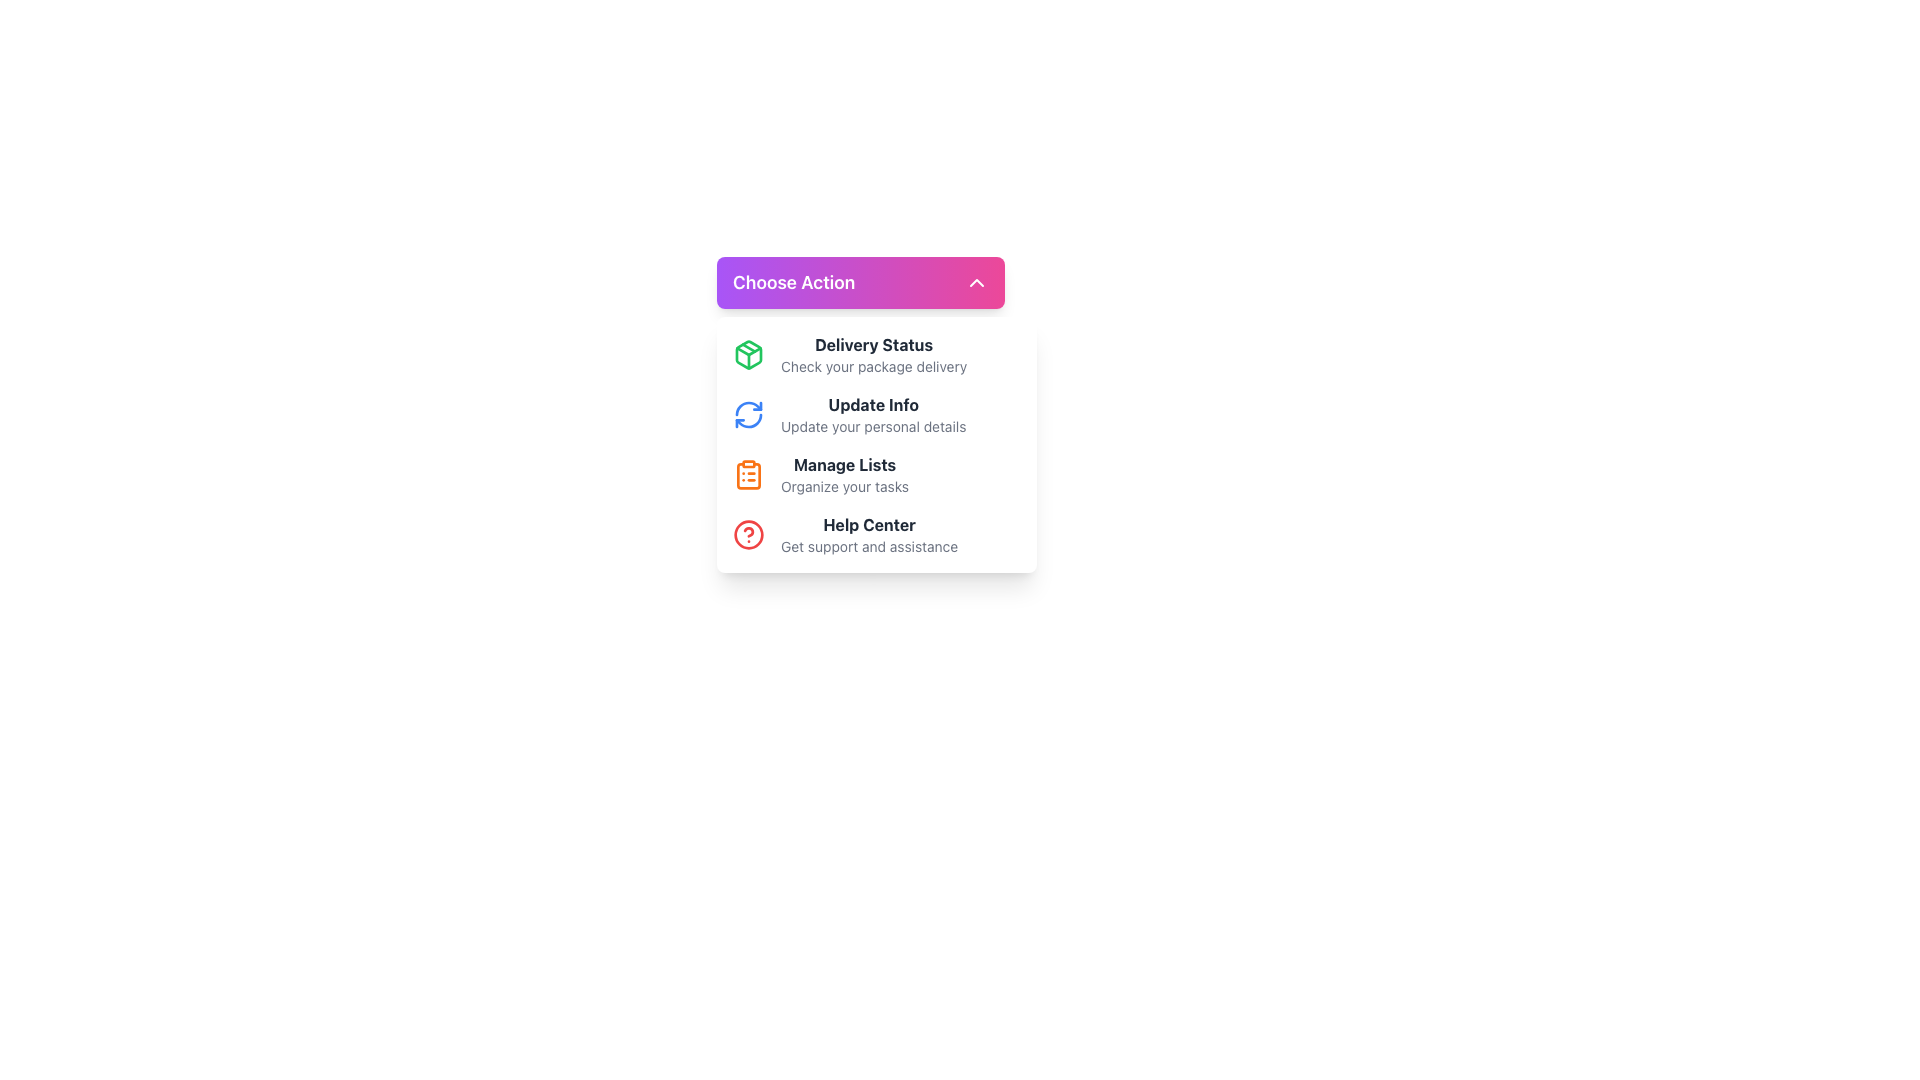 This screenshot has width=1920, height=1080. What do you see at coordinates (747, 353) in the screenshot?
I see `SVG structure of the 'Delivery Status' icon located in the 'Choose Action' dropdown menu, which is visually represented and aligned to the left of the 'Delivery Status' option` at bounding box center [747, 353].